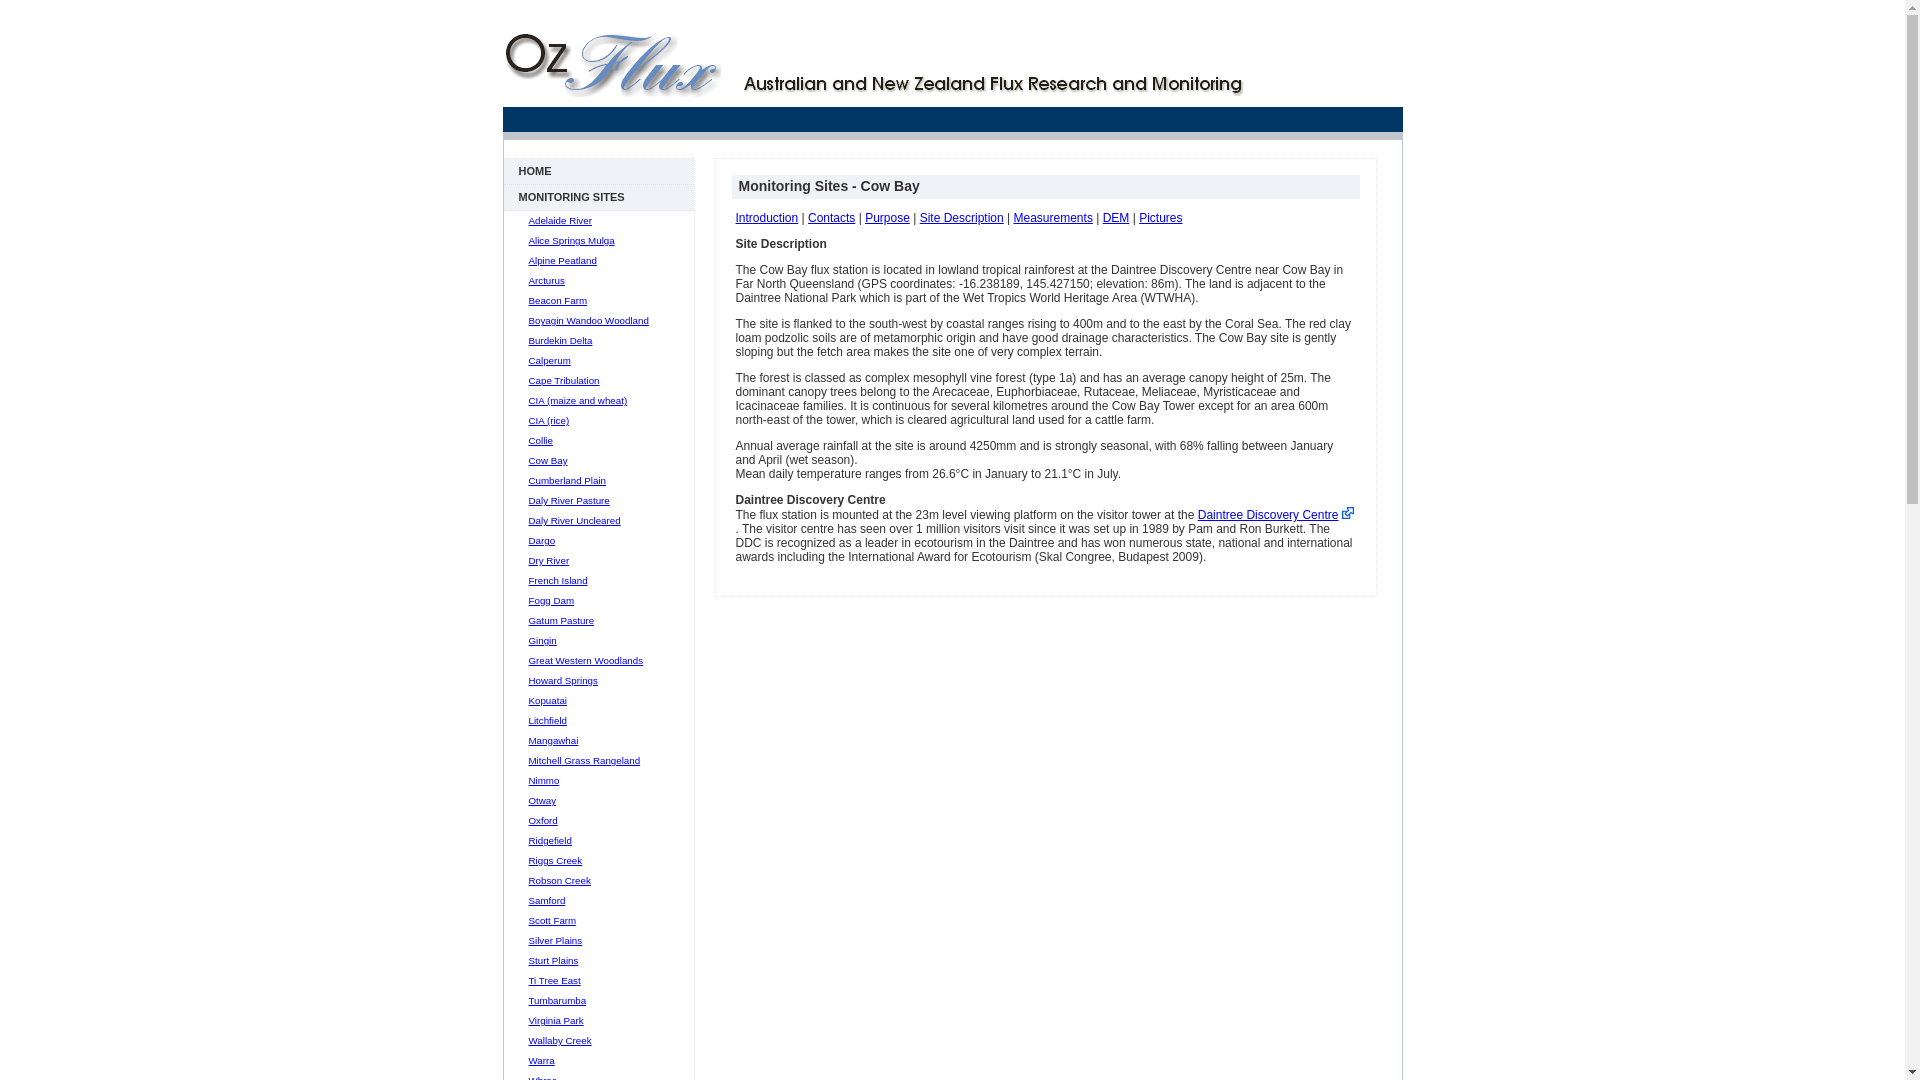 The image size is (1920, 1080). I want to click on 'Beacon Farm', so click(557, 300).